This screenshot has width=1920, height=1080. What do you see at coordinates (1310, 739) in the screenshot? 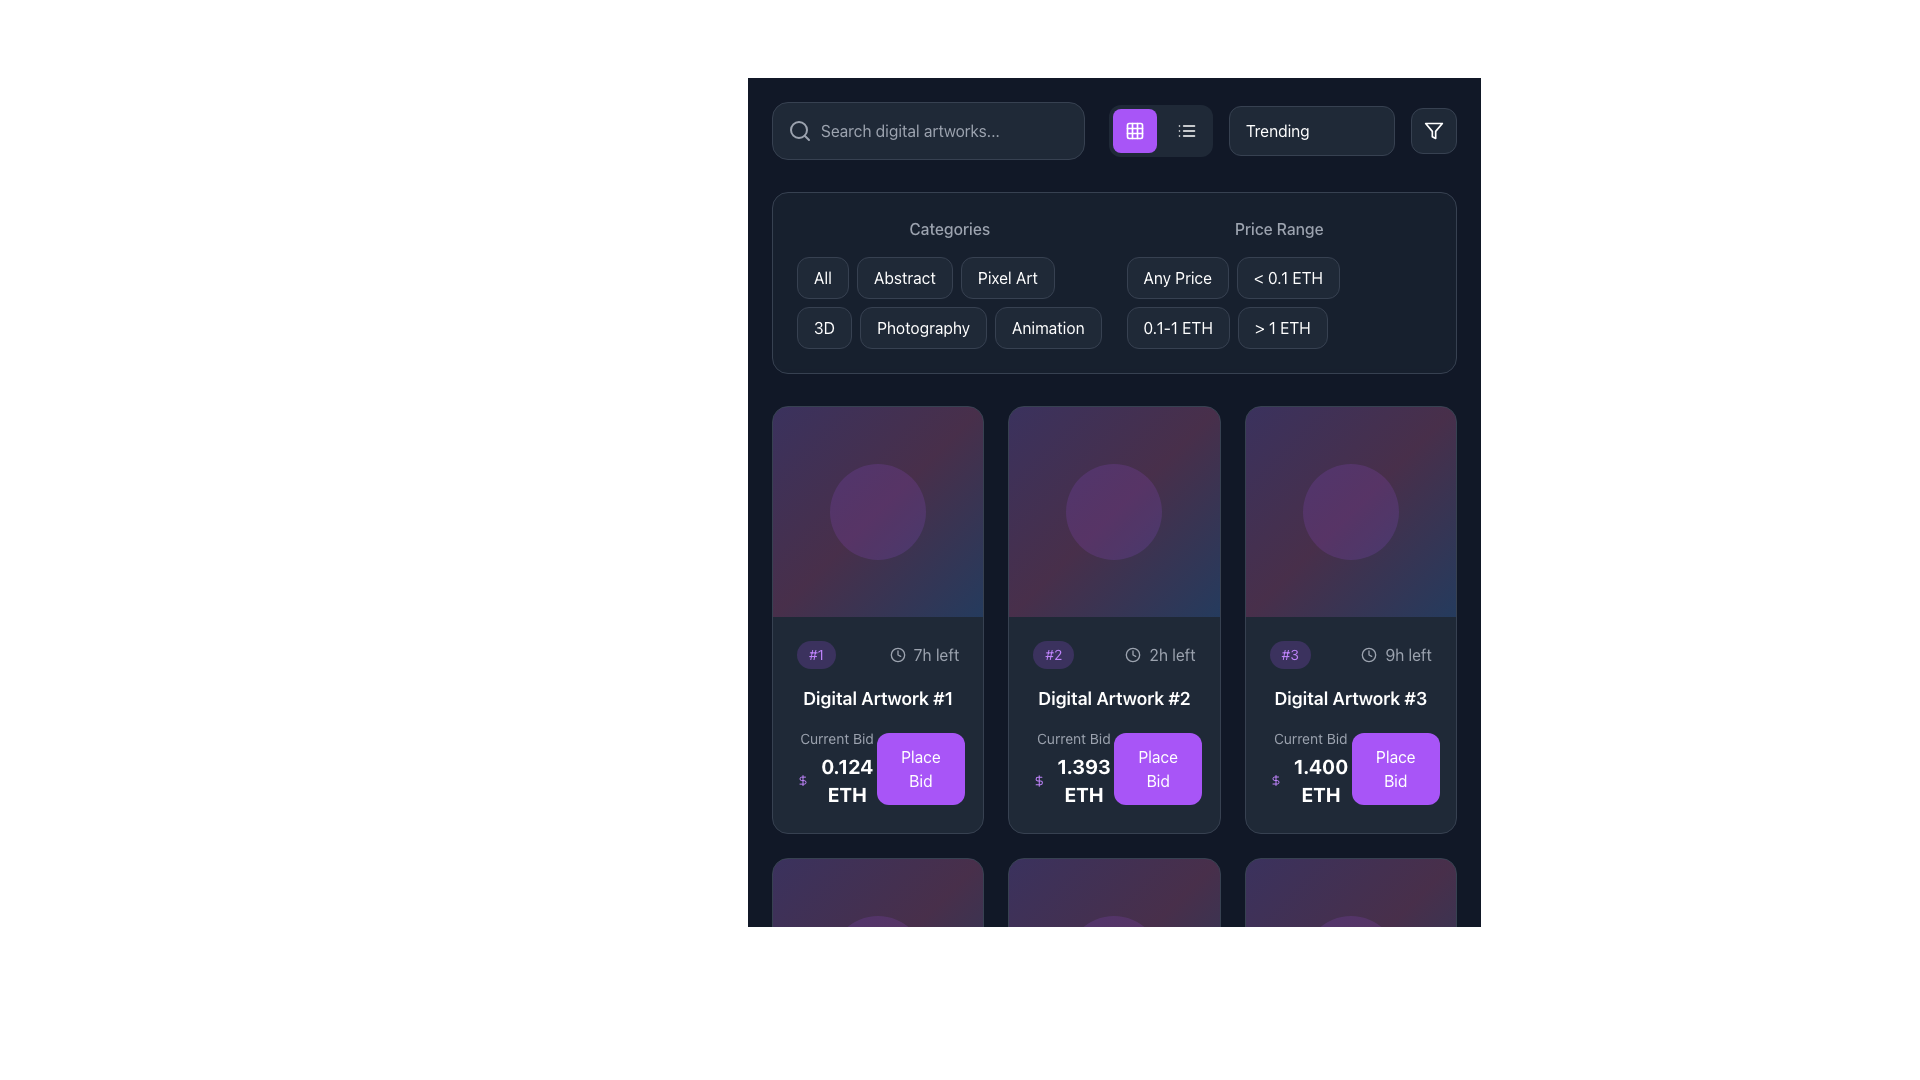
I see `the Text label that describes the current bid amount for the item, which is located above the value '1.400 ETH' and below the header 'Digital Artwork #3'` at bounding box center [1310, 739].